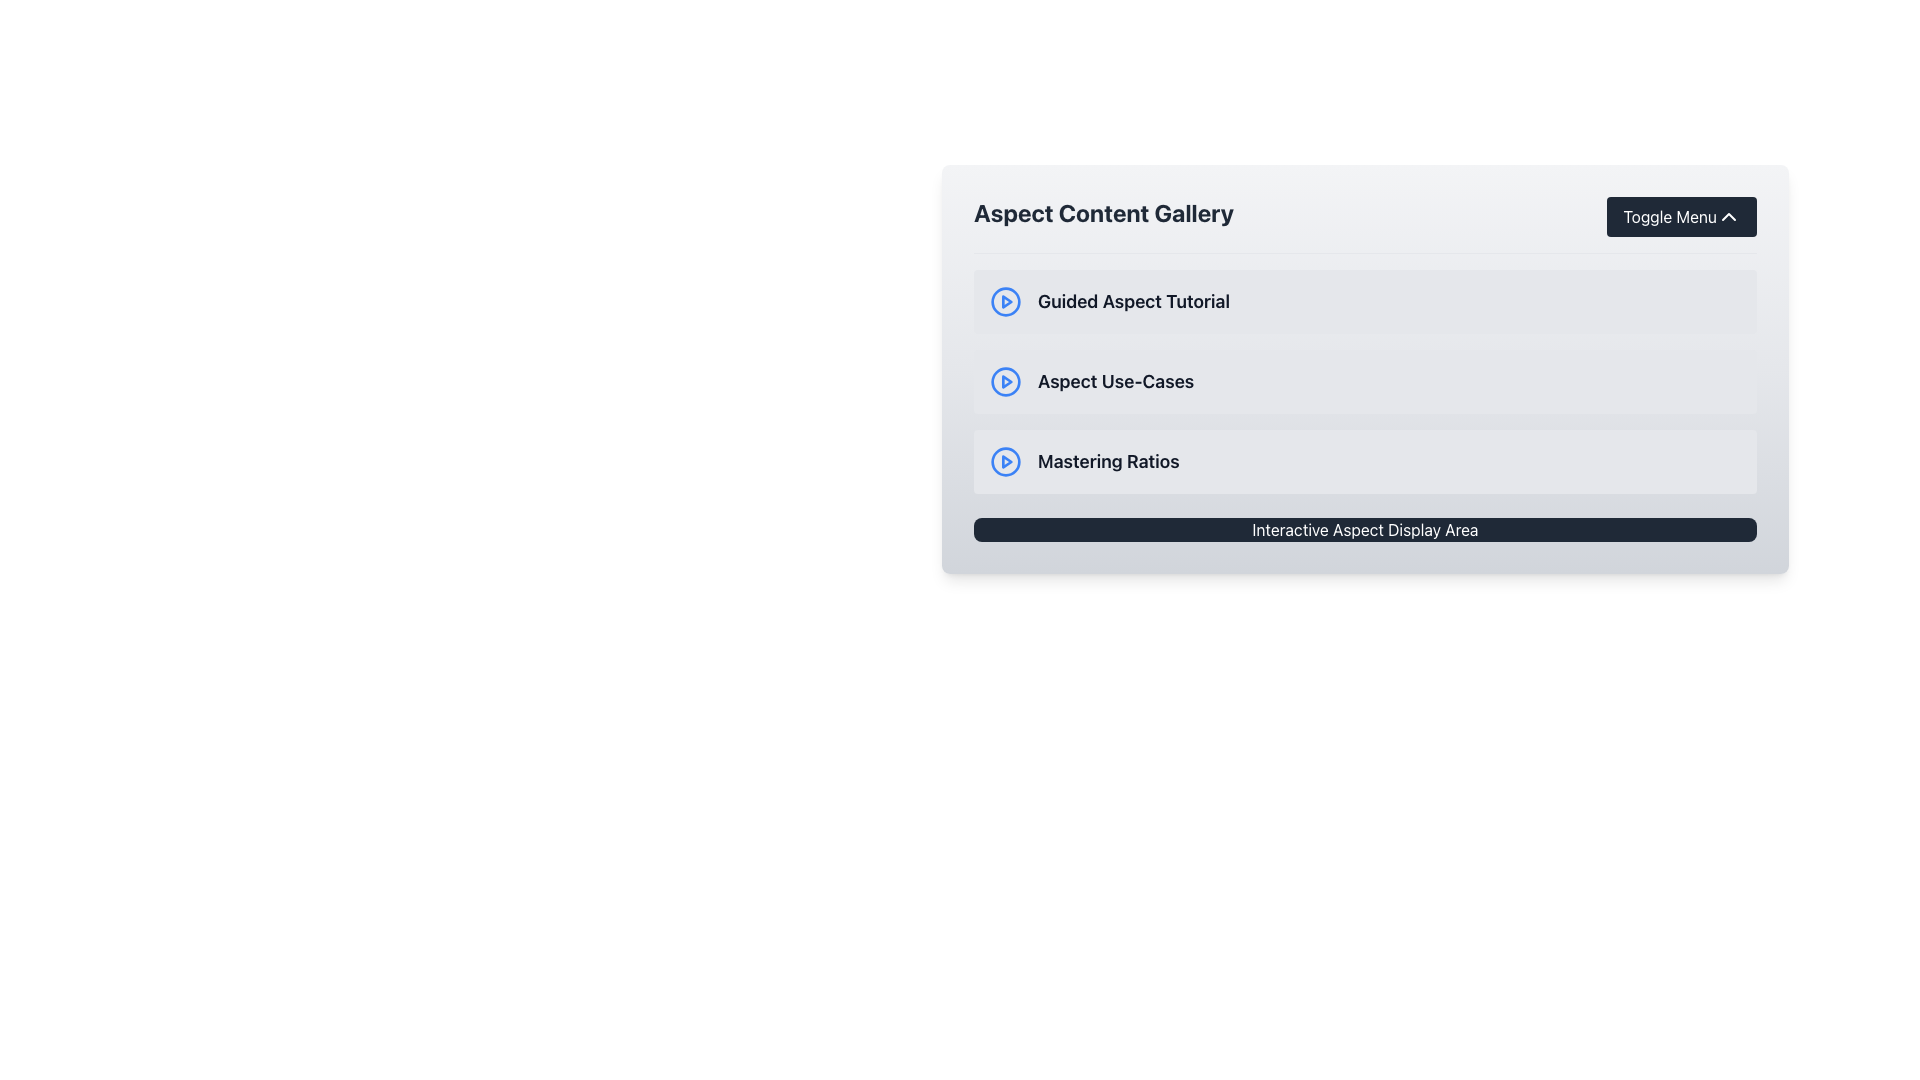  What do you see at coordinates (1364, 381) in the screenshot?
I see `the clickable button labeled 'Aspect Use-Cases' which is the second item in the list within the 'Aspect Content Gallery' panel` at bounding box center [1364, 381].